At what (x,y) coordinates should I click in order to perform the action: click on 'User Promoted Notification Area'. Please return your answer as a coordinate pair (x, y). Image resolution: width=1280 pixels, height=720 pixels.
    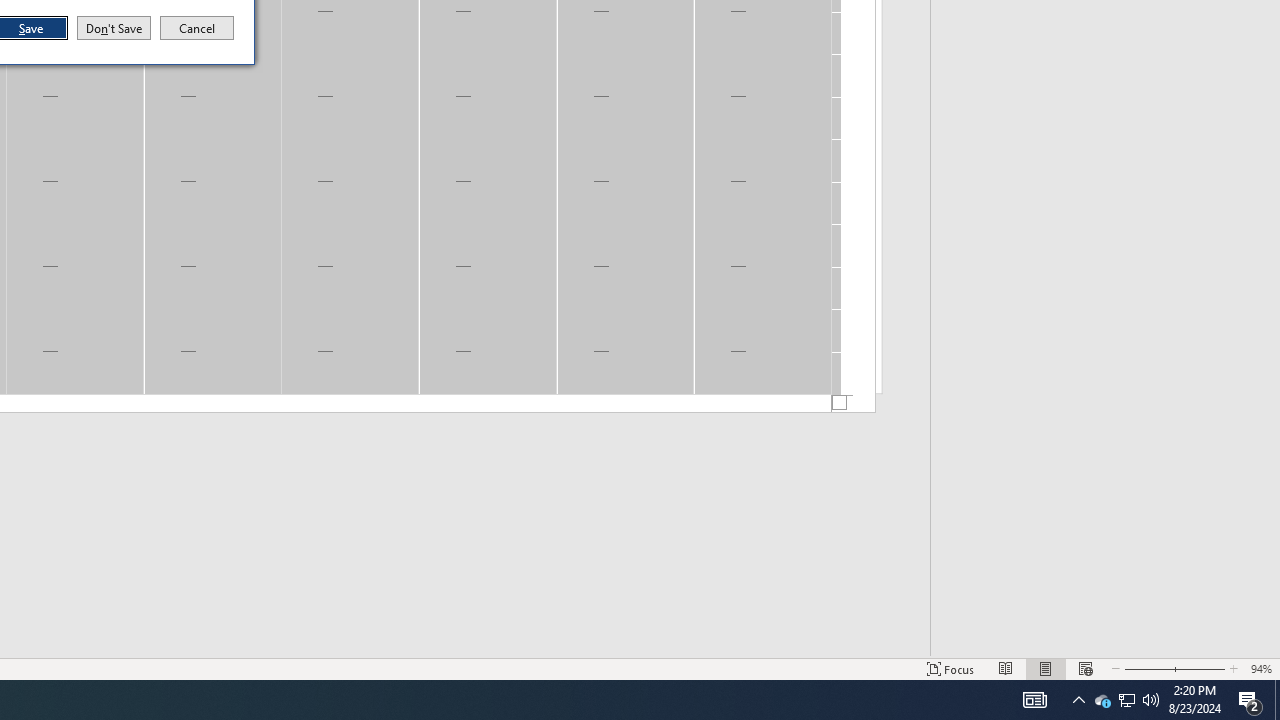
    Looking at the image, I should click on (1101, 698).